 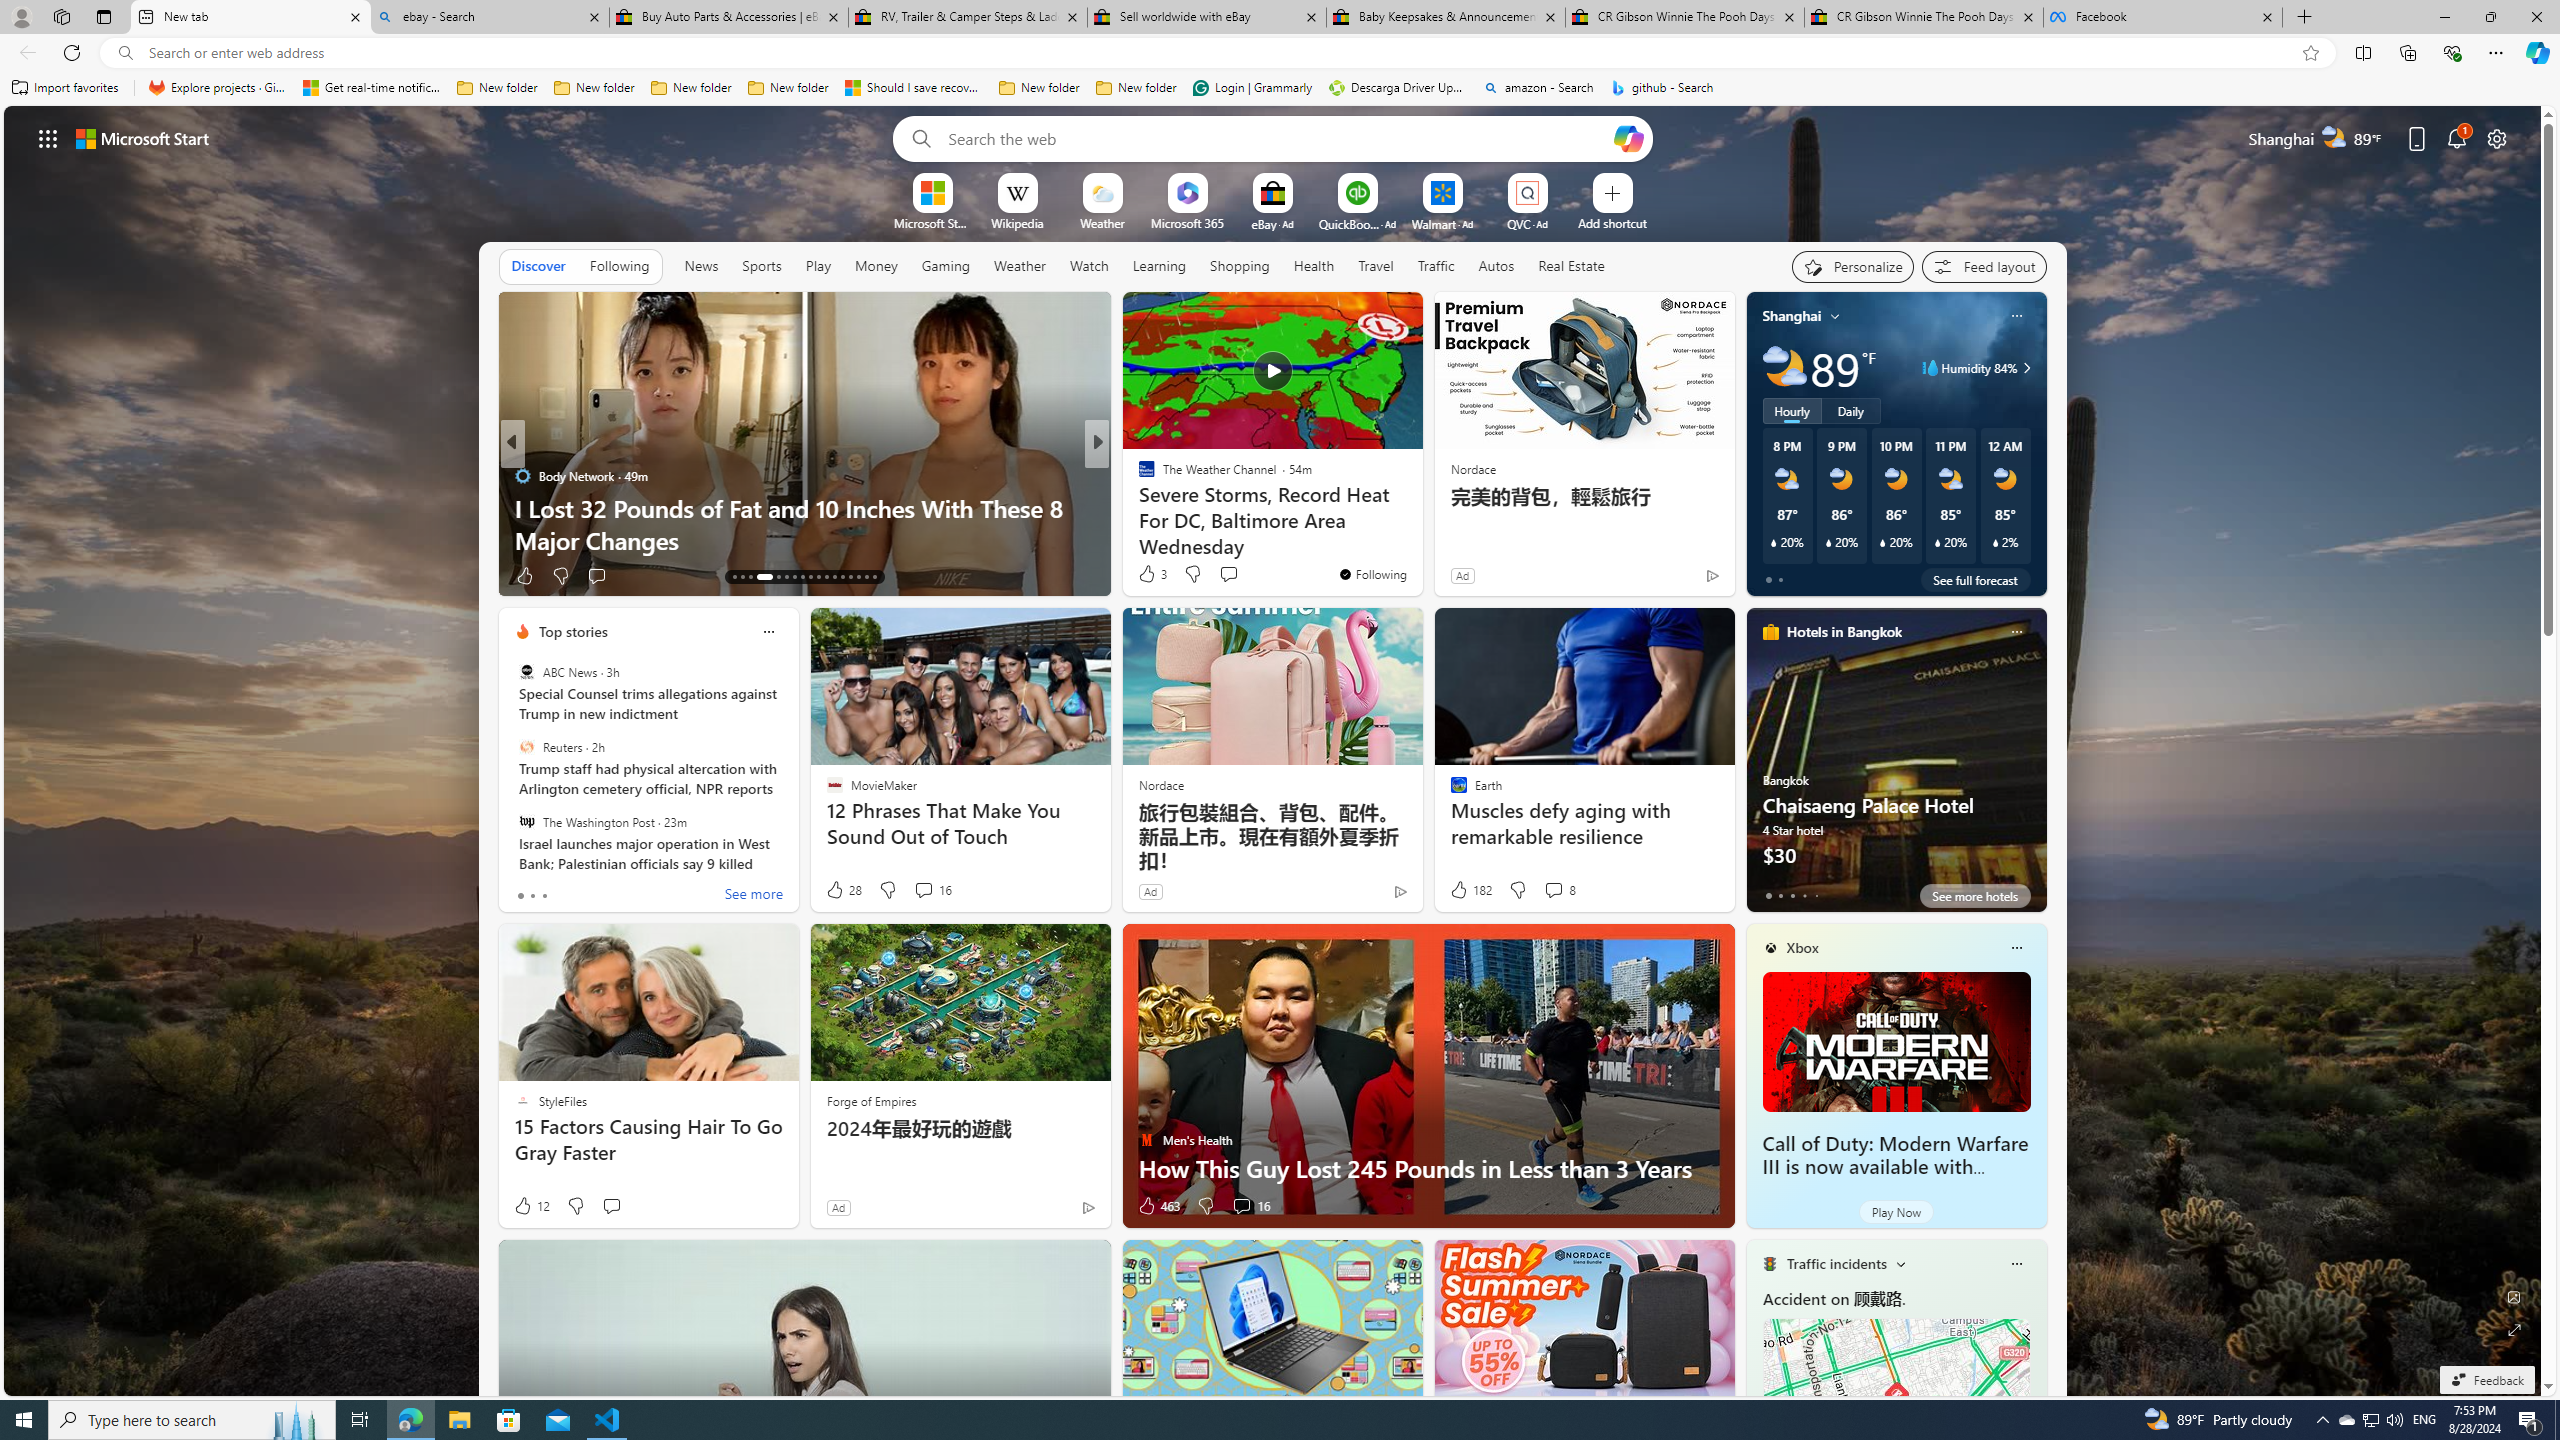 I want to click on 'Page settings', so click(x=2496, y=137).